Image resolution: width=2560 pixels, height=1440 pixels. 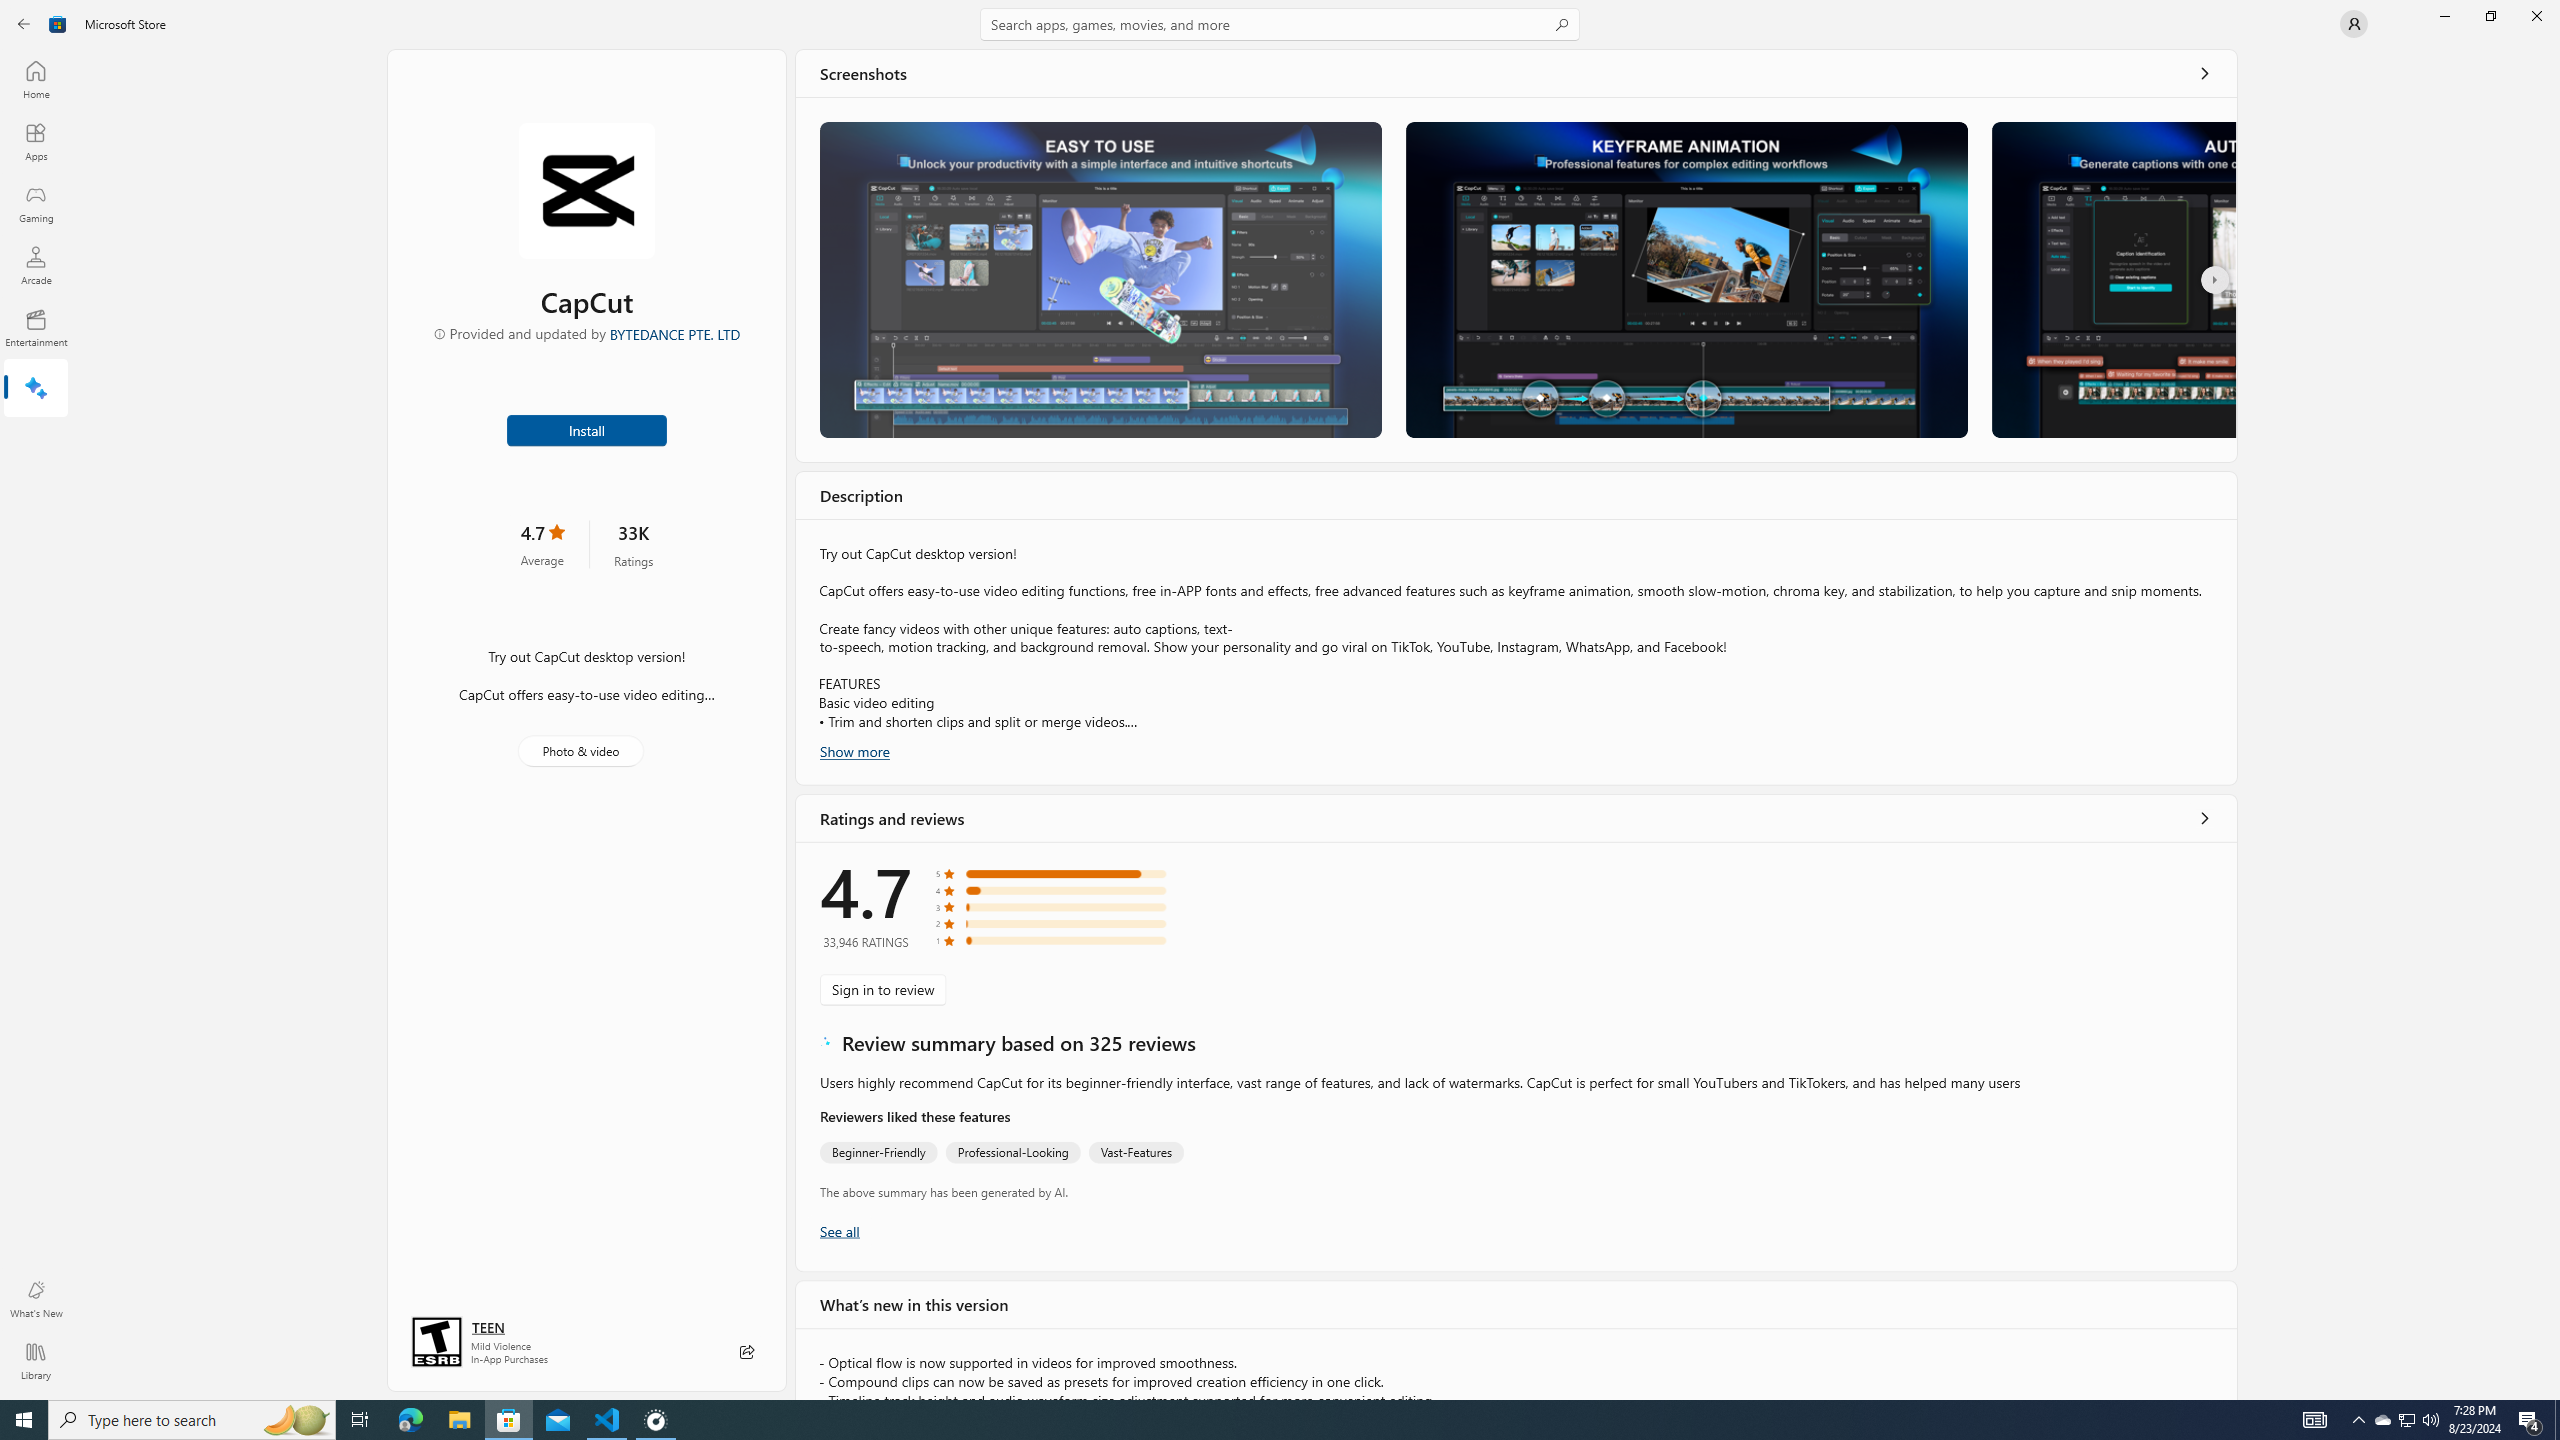 What do you see at coordinates (486, 1325) in the screenshot?
I see `'Age rating: TEEN. Click for more information.'` at bounding box center [486, 1325].